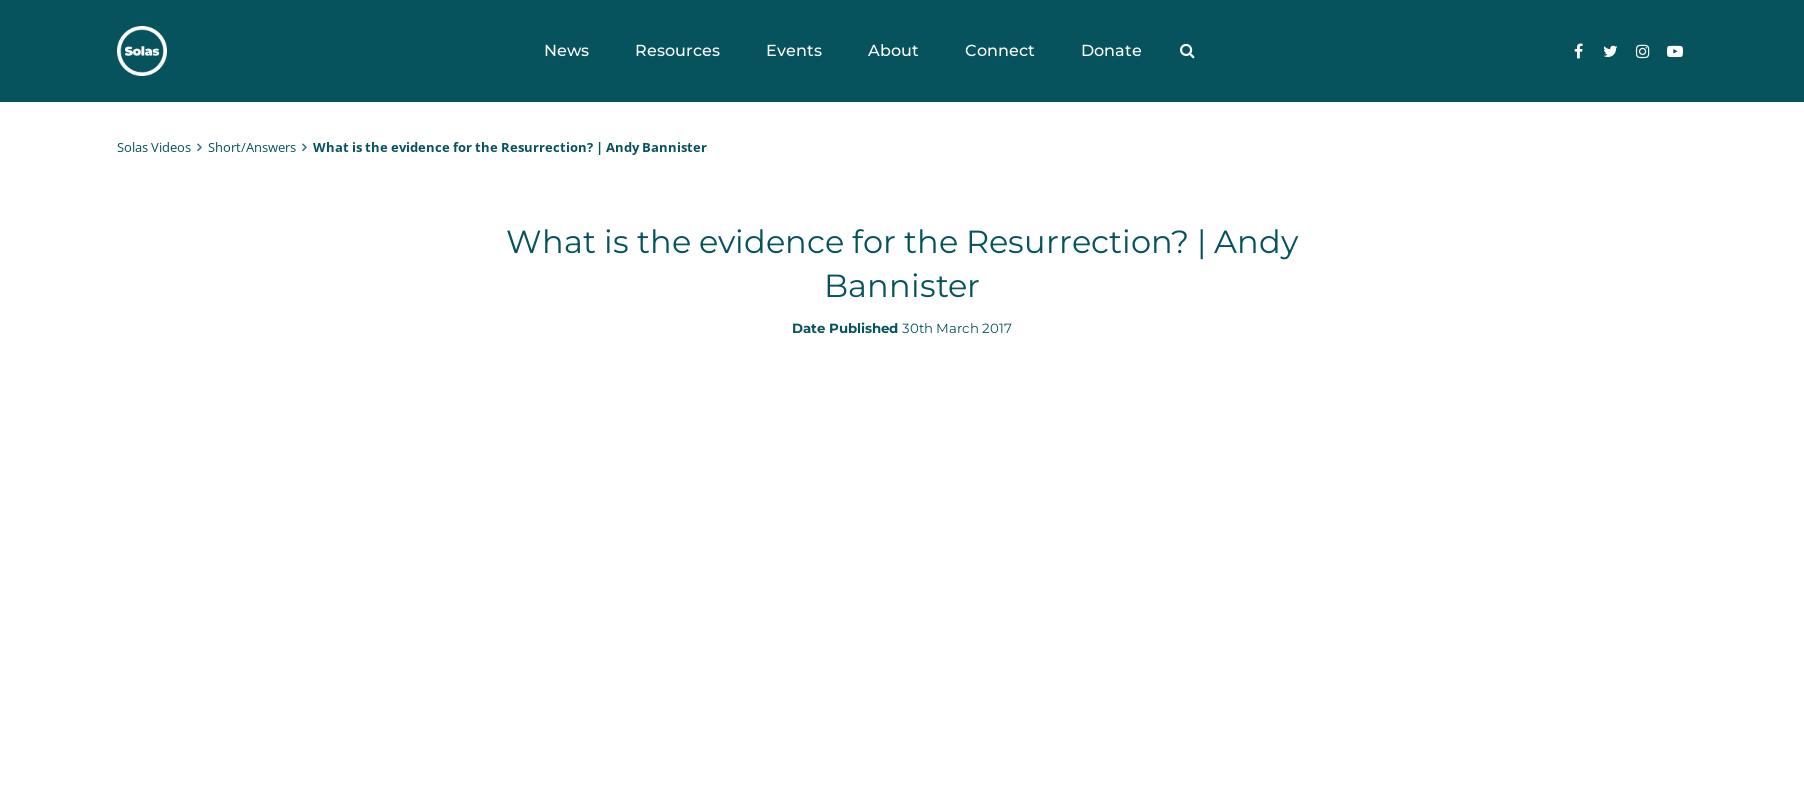 The height and width of the screenshot is (794, 1804). I want to click on 'Donate', so click(1109, 50).